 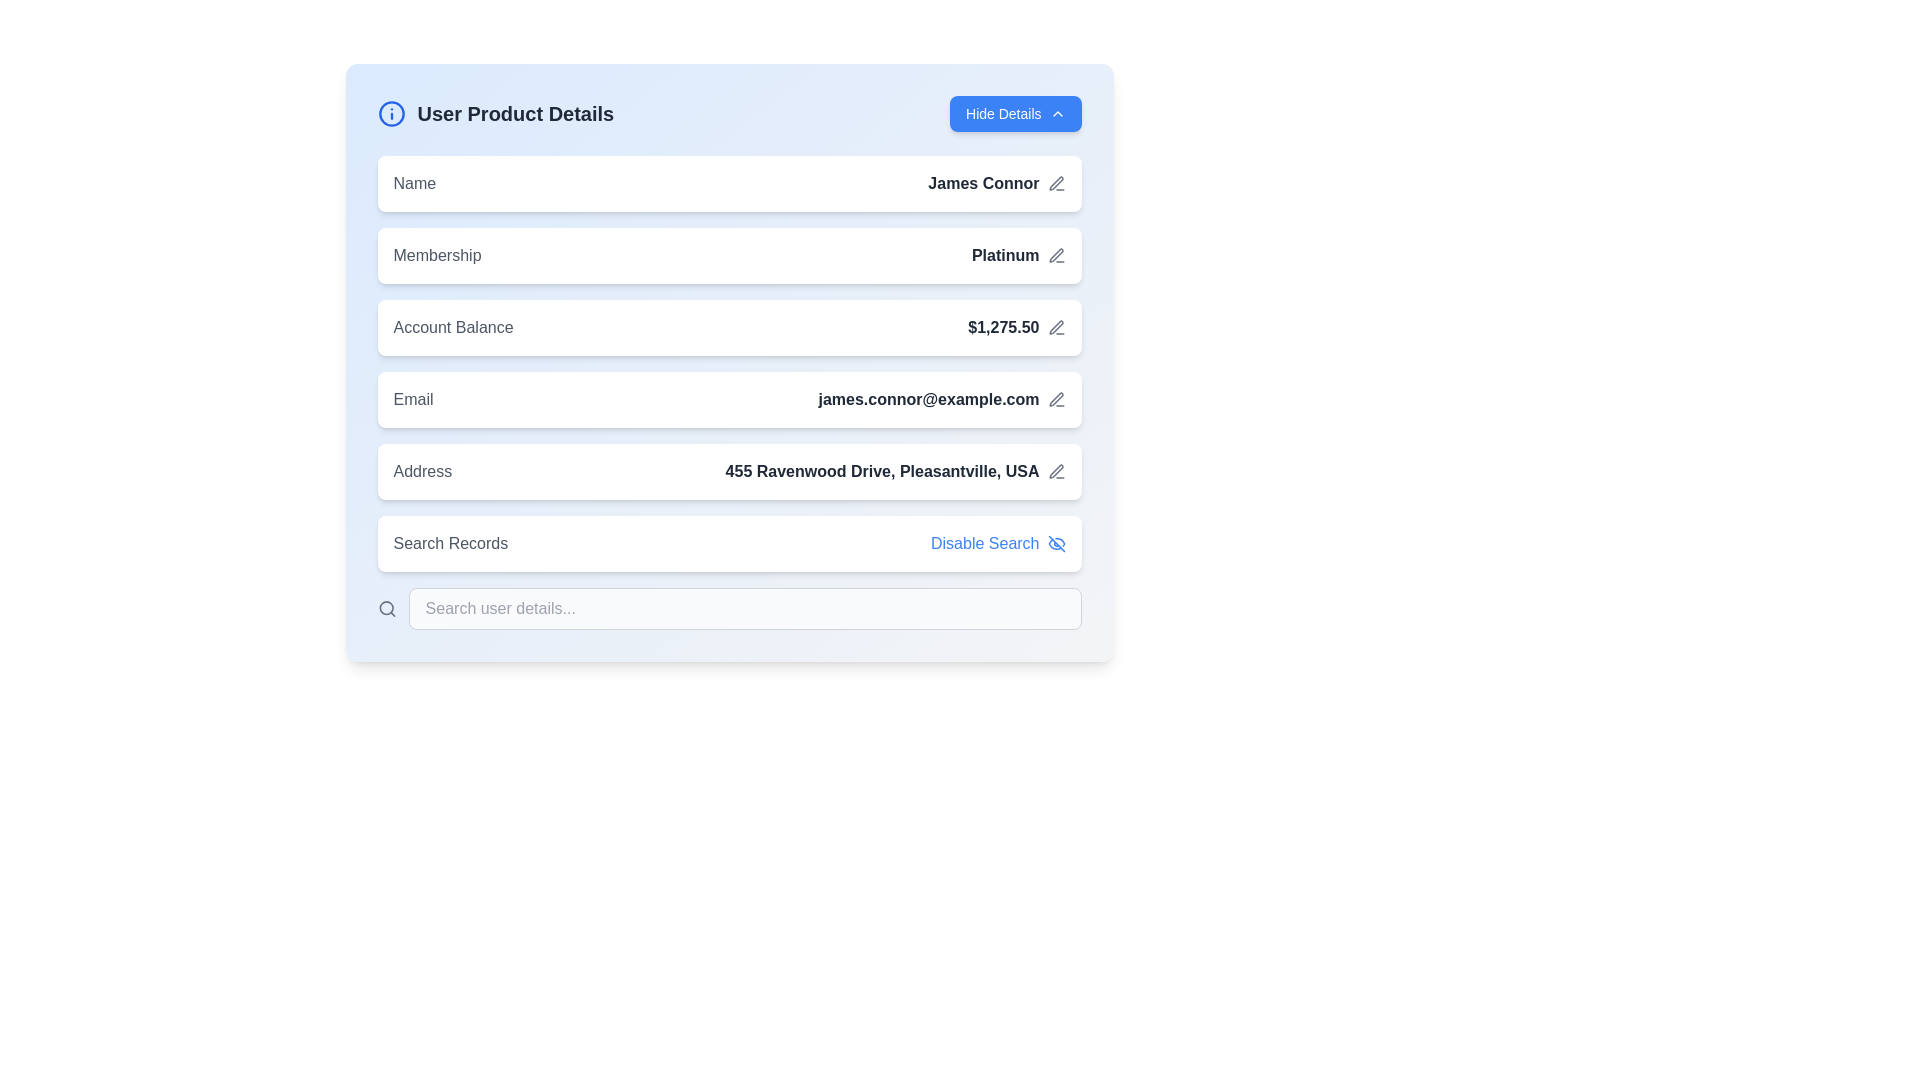 I want to click on the small downward-pointing chevron icon located to the right of the text 'Hide Details', so click(x=1056, y=114).